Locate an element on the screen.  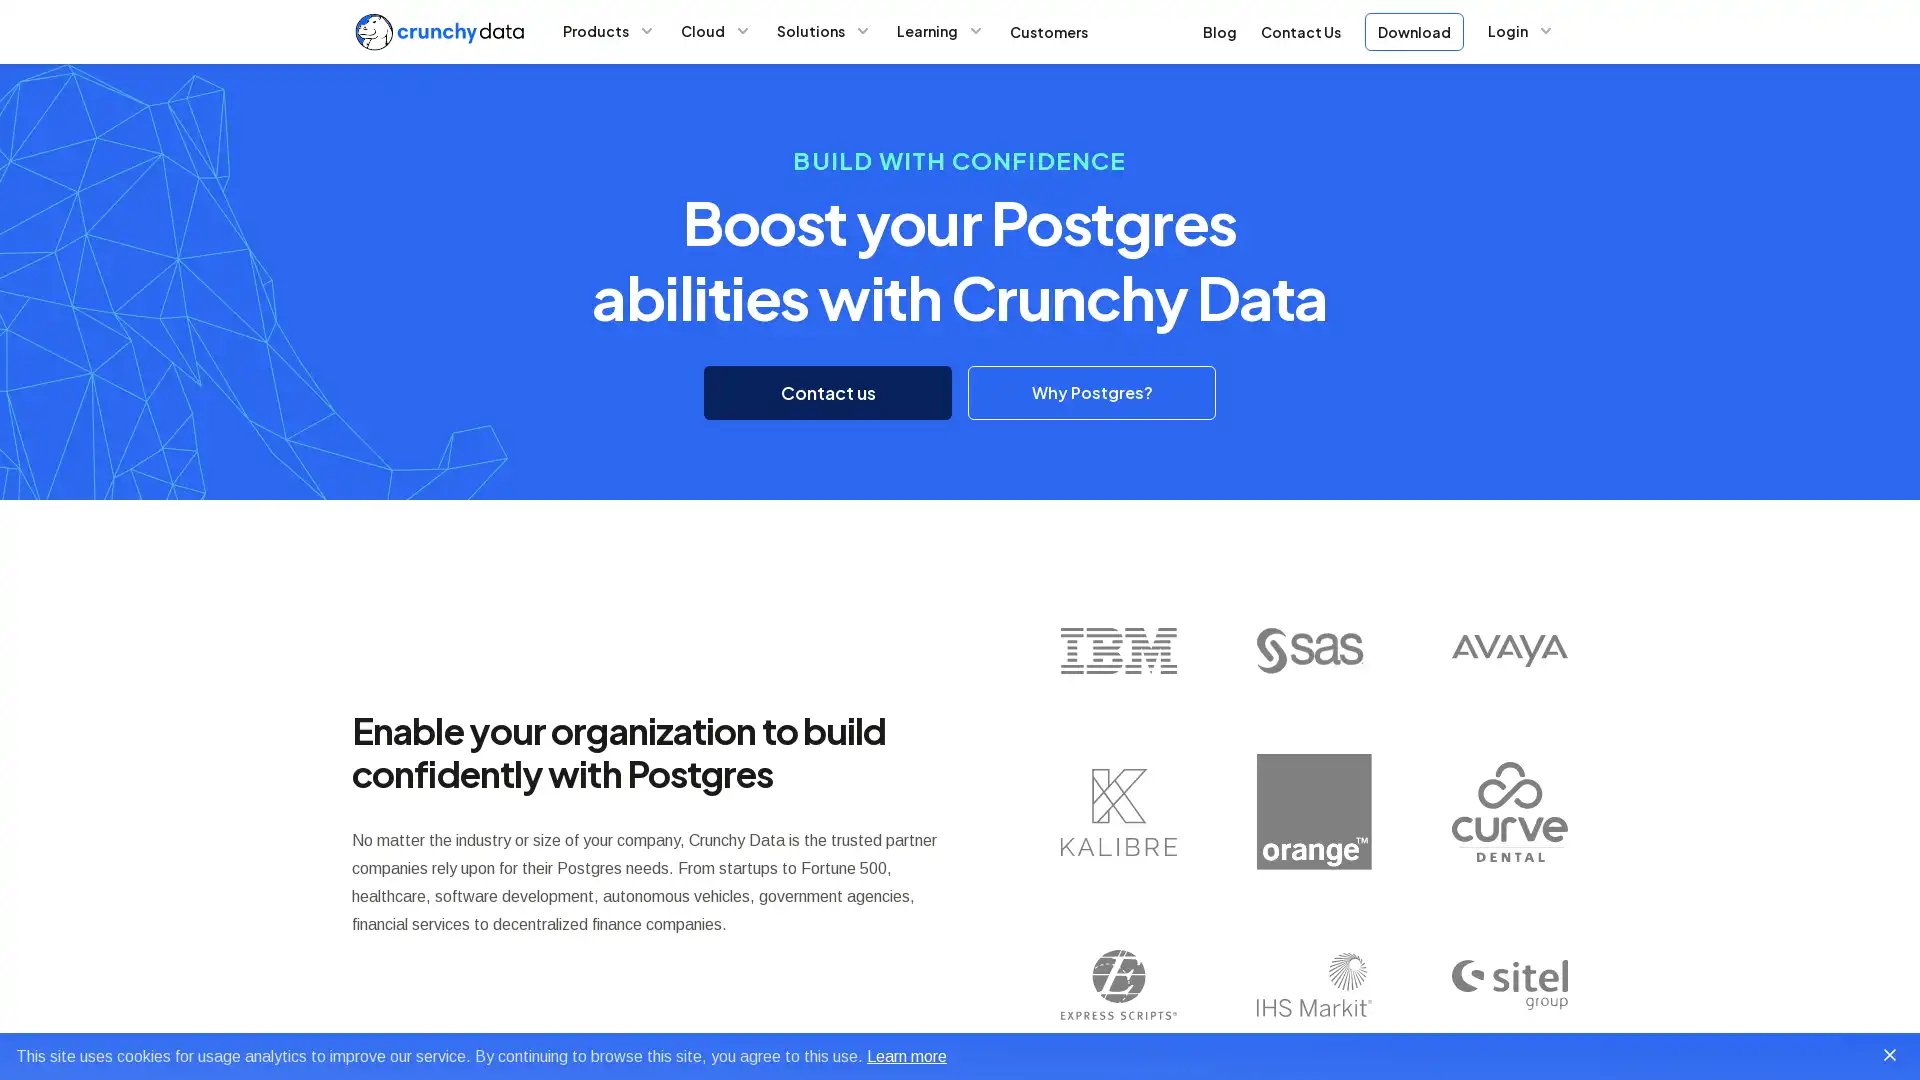
Login is located at coordinates (1520, 30).